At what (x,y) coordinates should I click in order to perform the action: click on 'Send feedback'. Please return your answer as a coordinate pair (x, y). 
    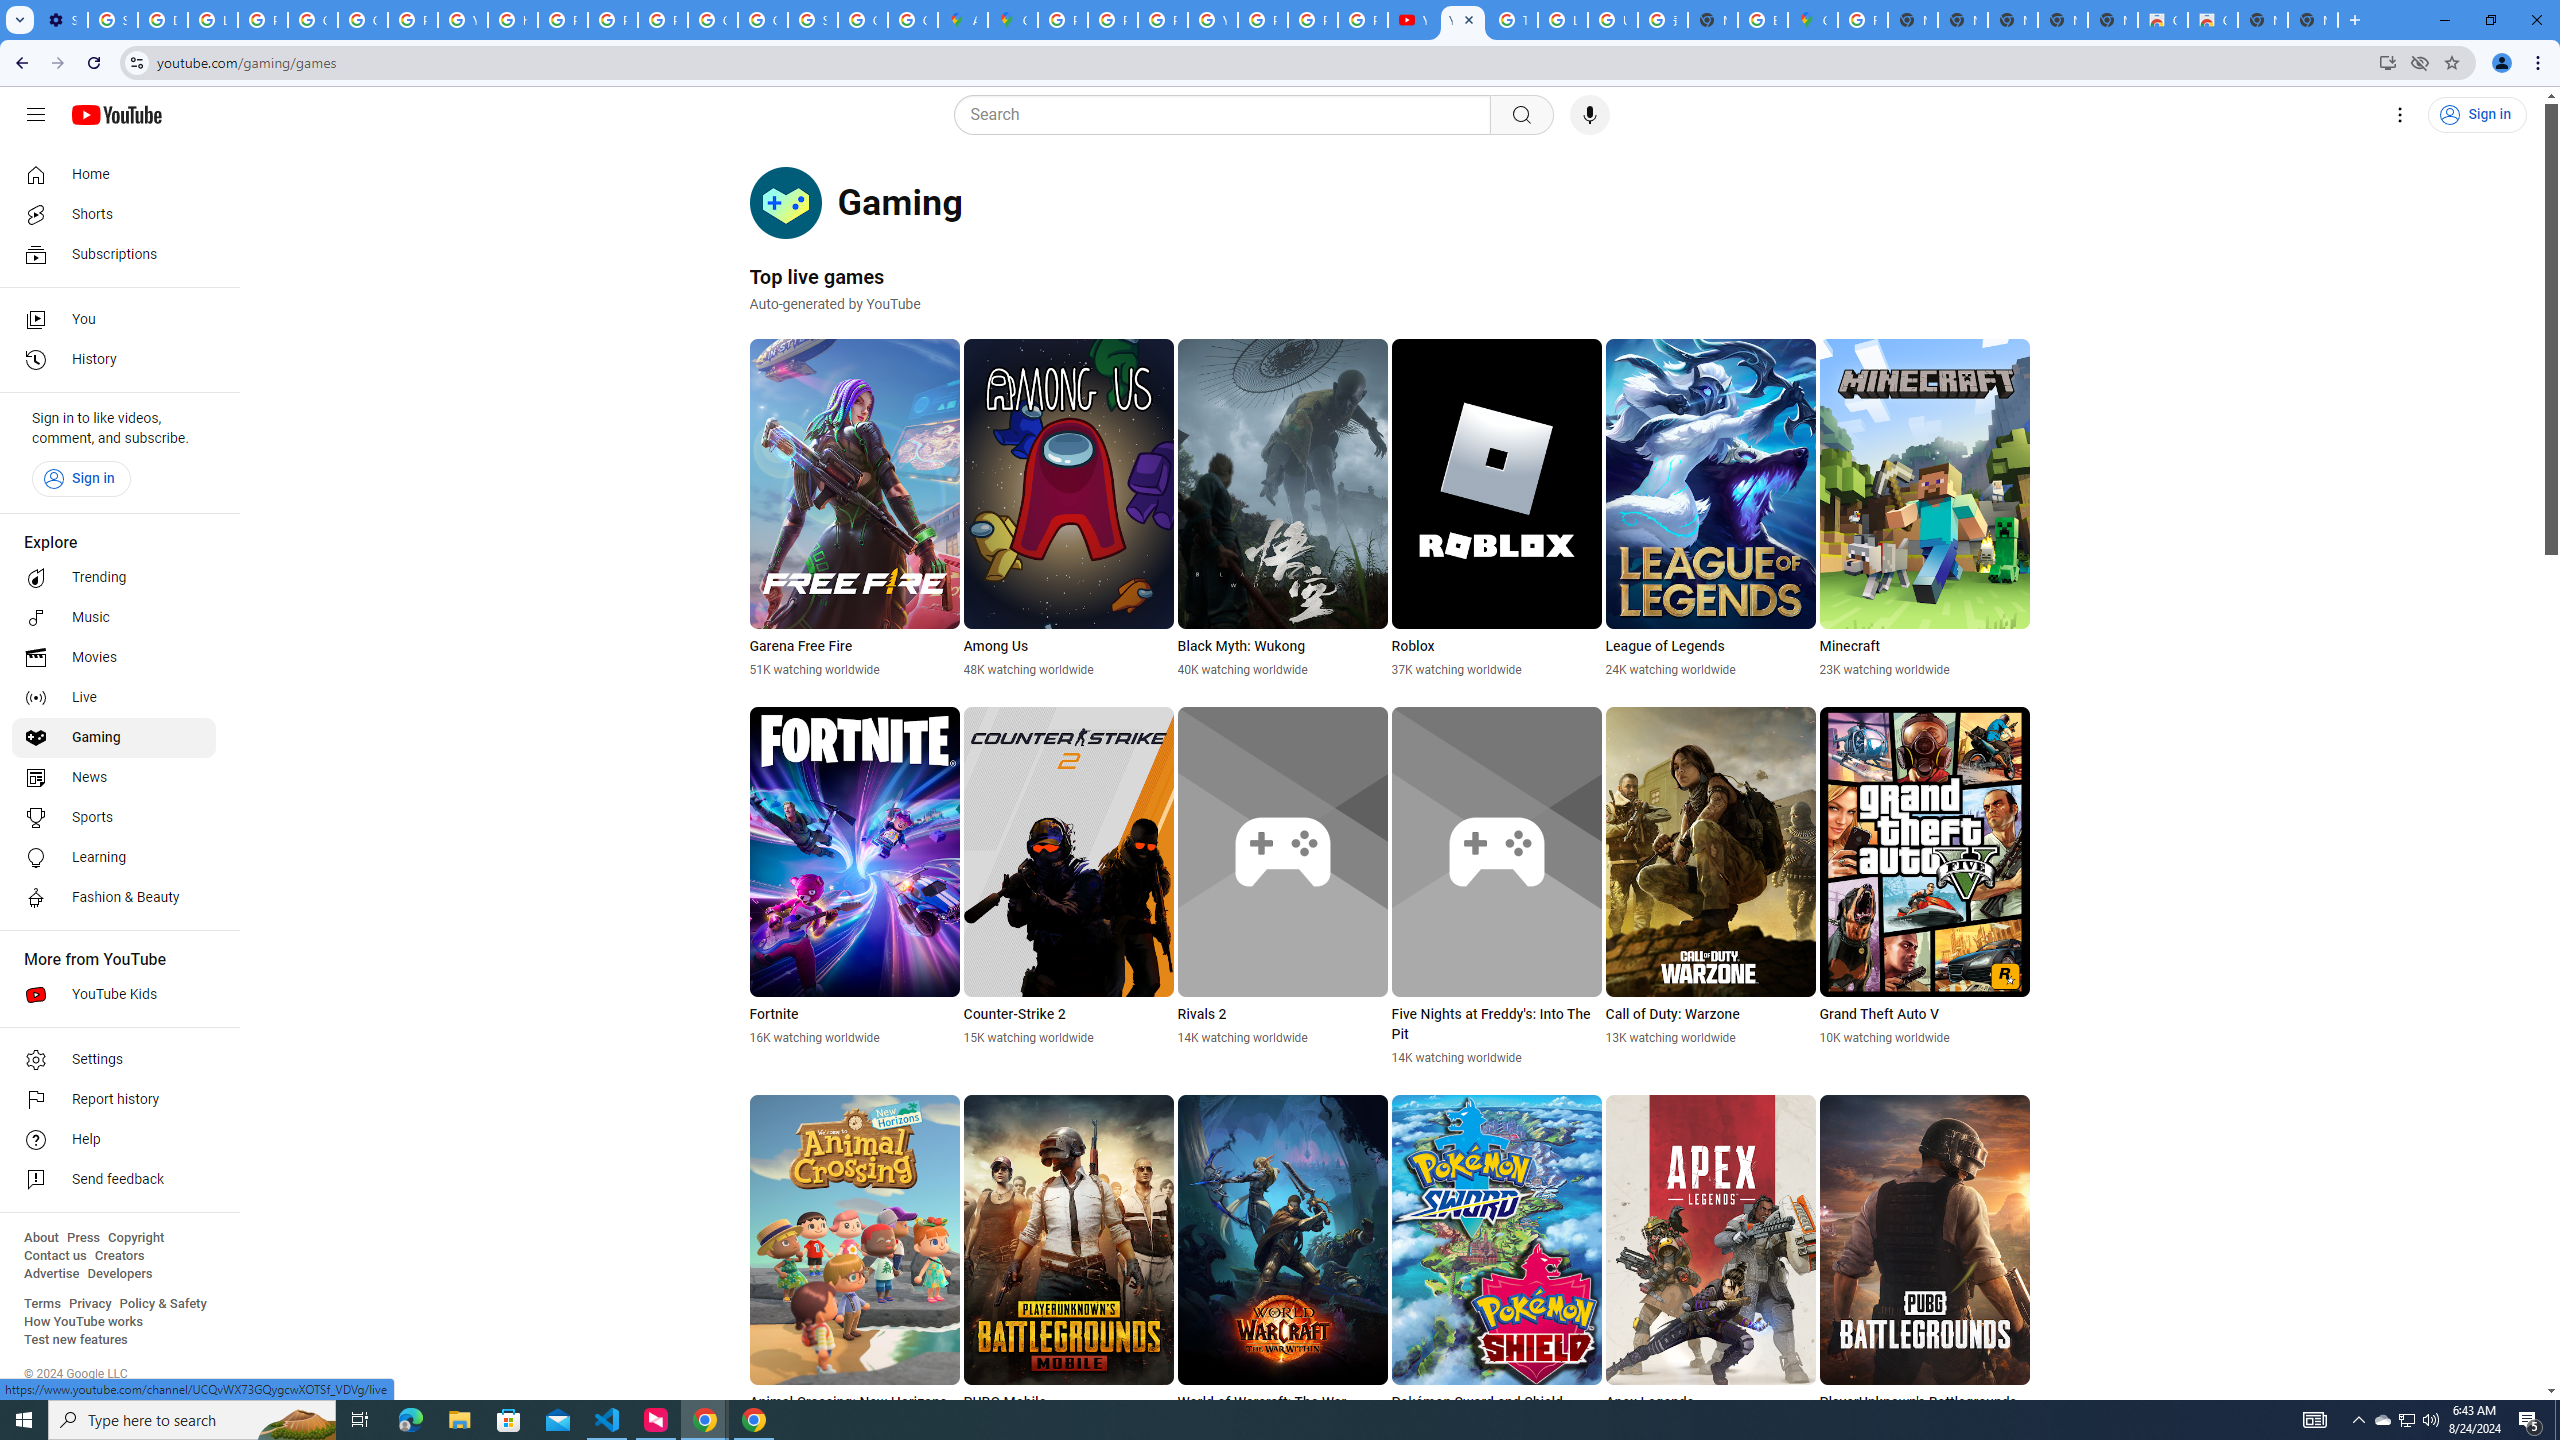
    Looking at the image, I should click on (113, 1179).